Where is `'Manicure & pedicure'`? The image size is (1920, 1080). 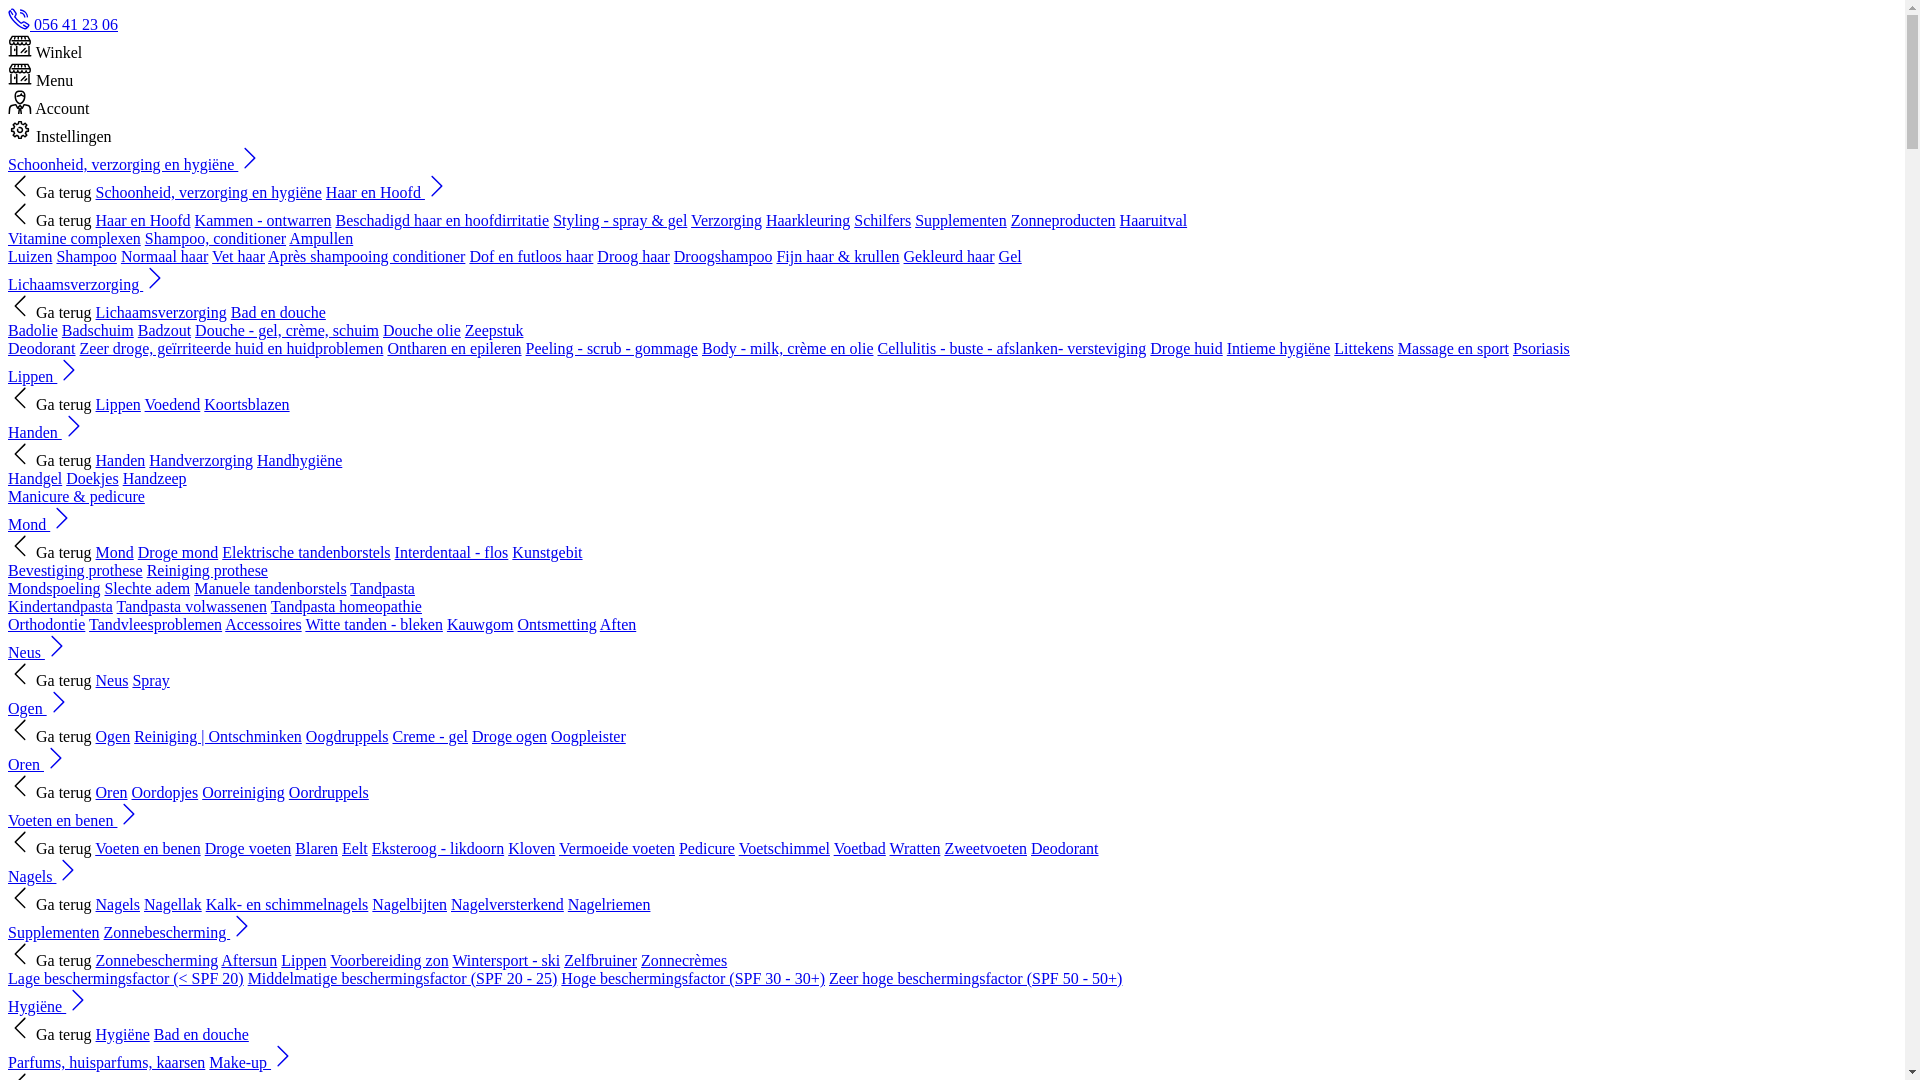 'Manicure & pedicure' is located at coordinates (76, 495).